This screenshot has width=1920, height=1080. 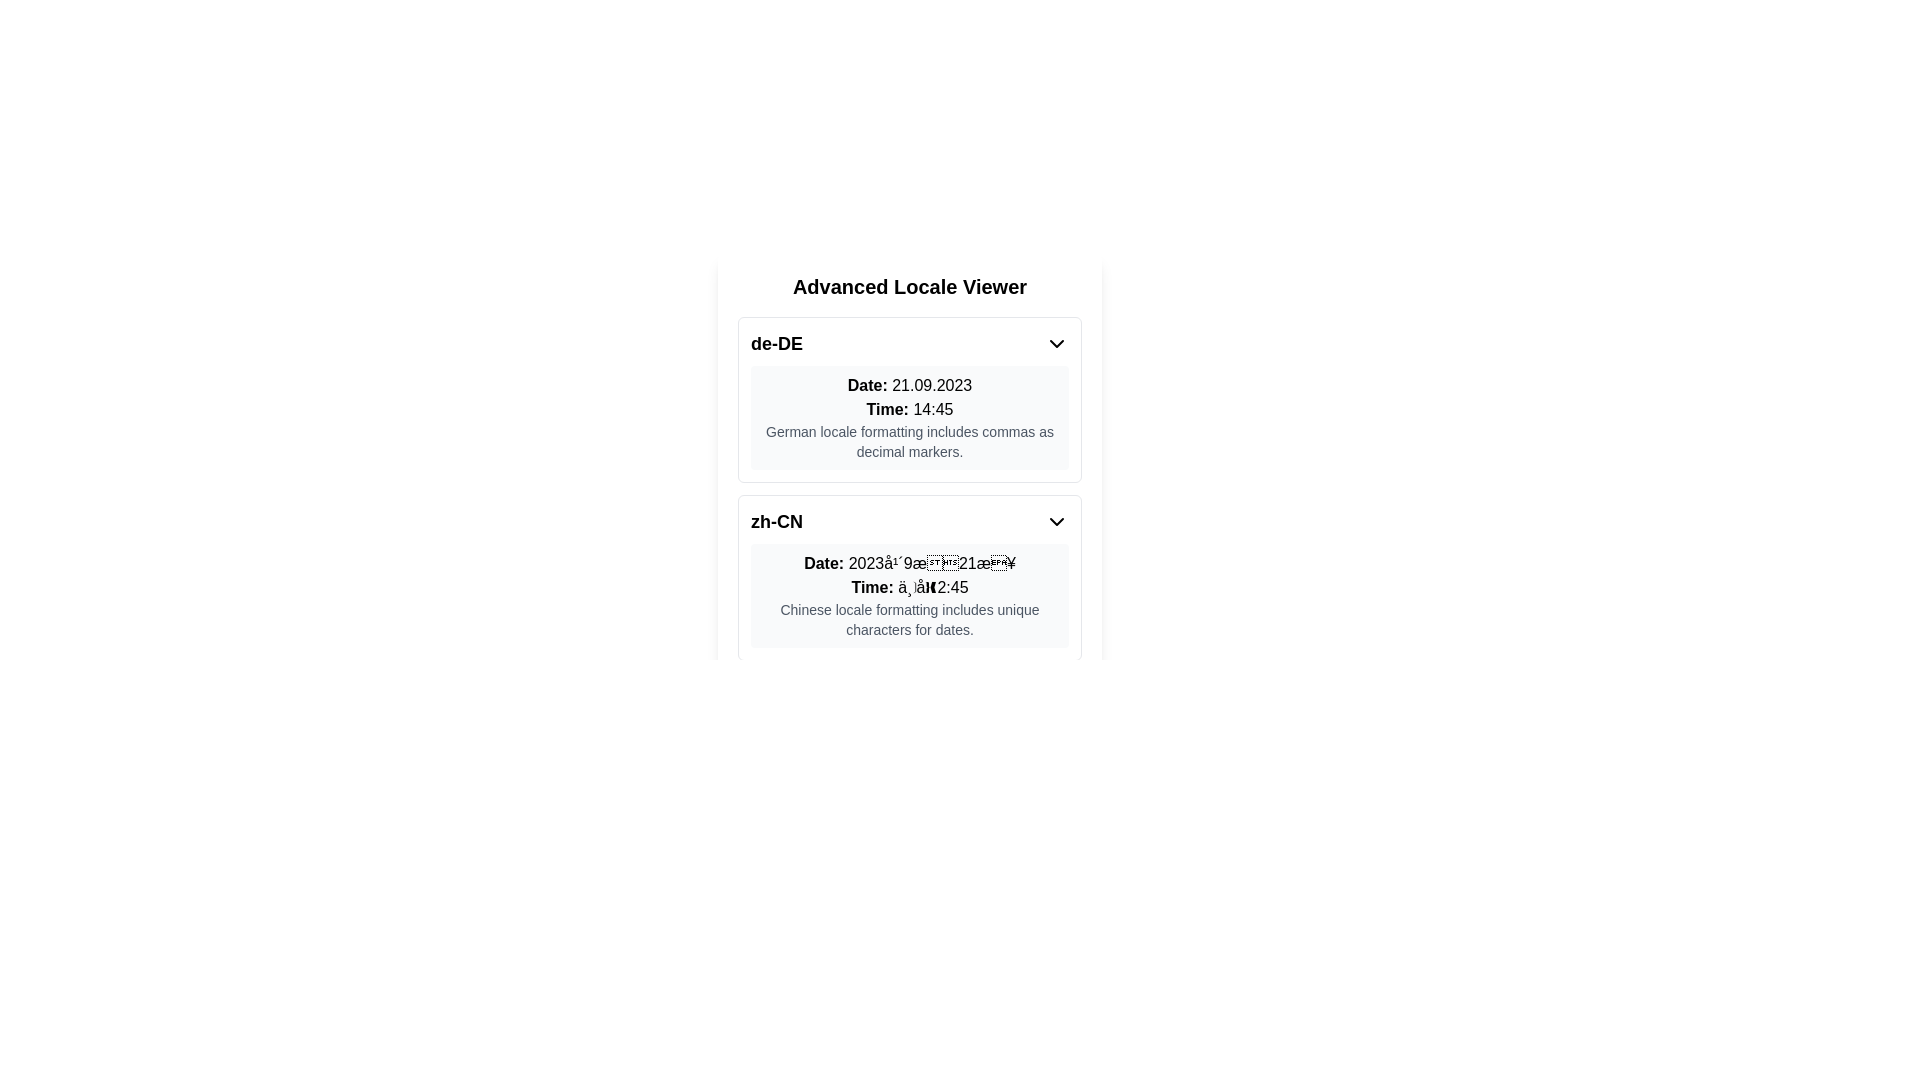 What do you see at coordinates (909, 619) in the screenshot?
I see `the informational text explaining date and time formatting in the Chinese locale, located under the 'Time:' label in the 'zh-CN' section` at bounding box center [909, 619].